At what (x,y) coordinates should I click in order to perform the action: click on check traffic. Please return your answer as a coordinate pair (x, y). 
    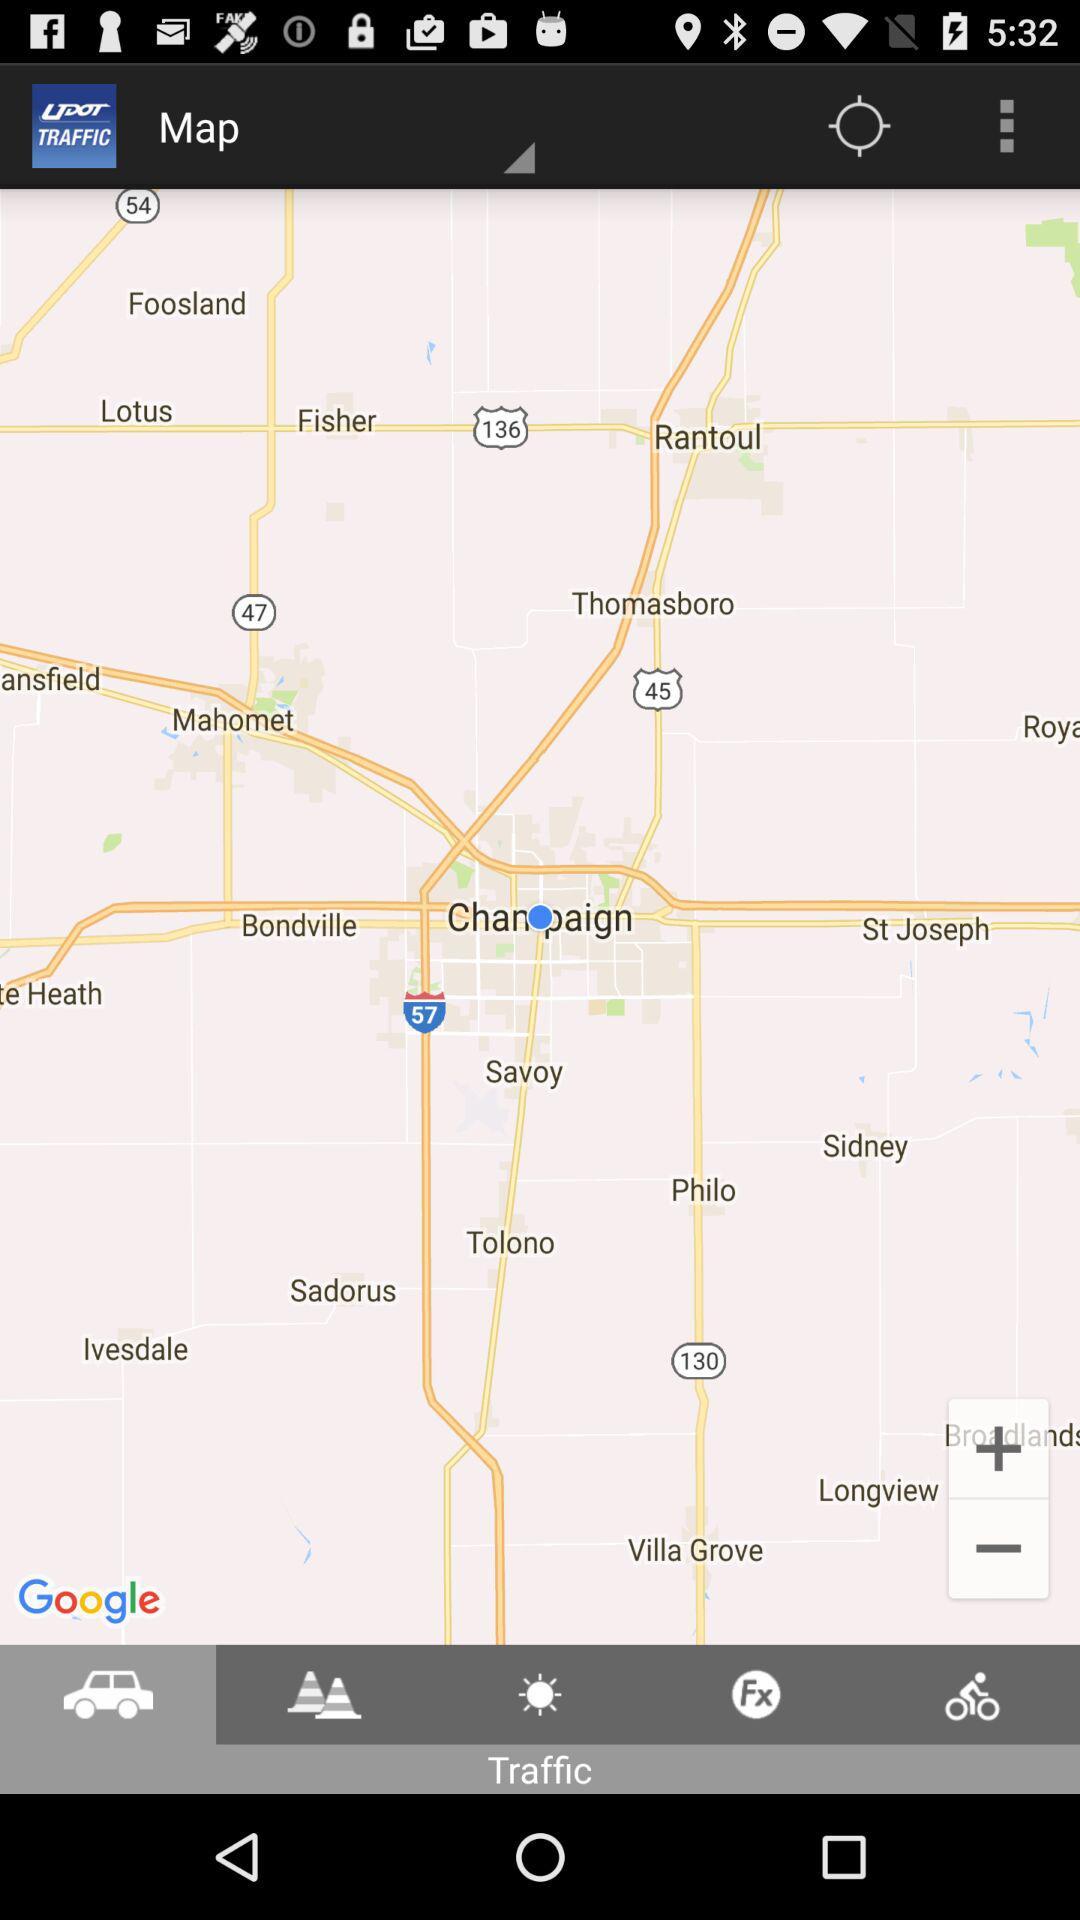
    Looking at the image, I should click on (108, 1693).